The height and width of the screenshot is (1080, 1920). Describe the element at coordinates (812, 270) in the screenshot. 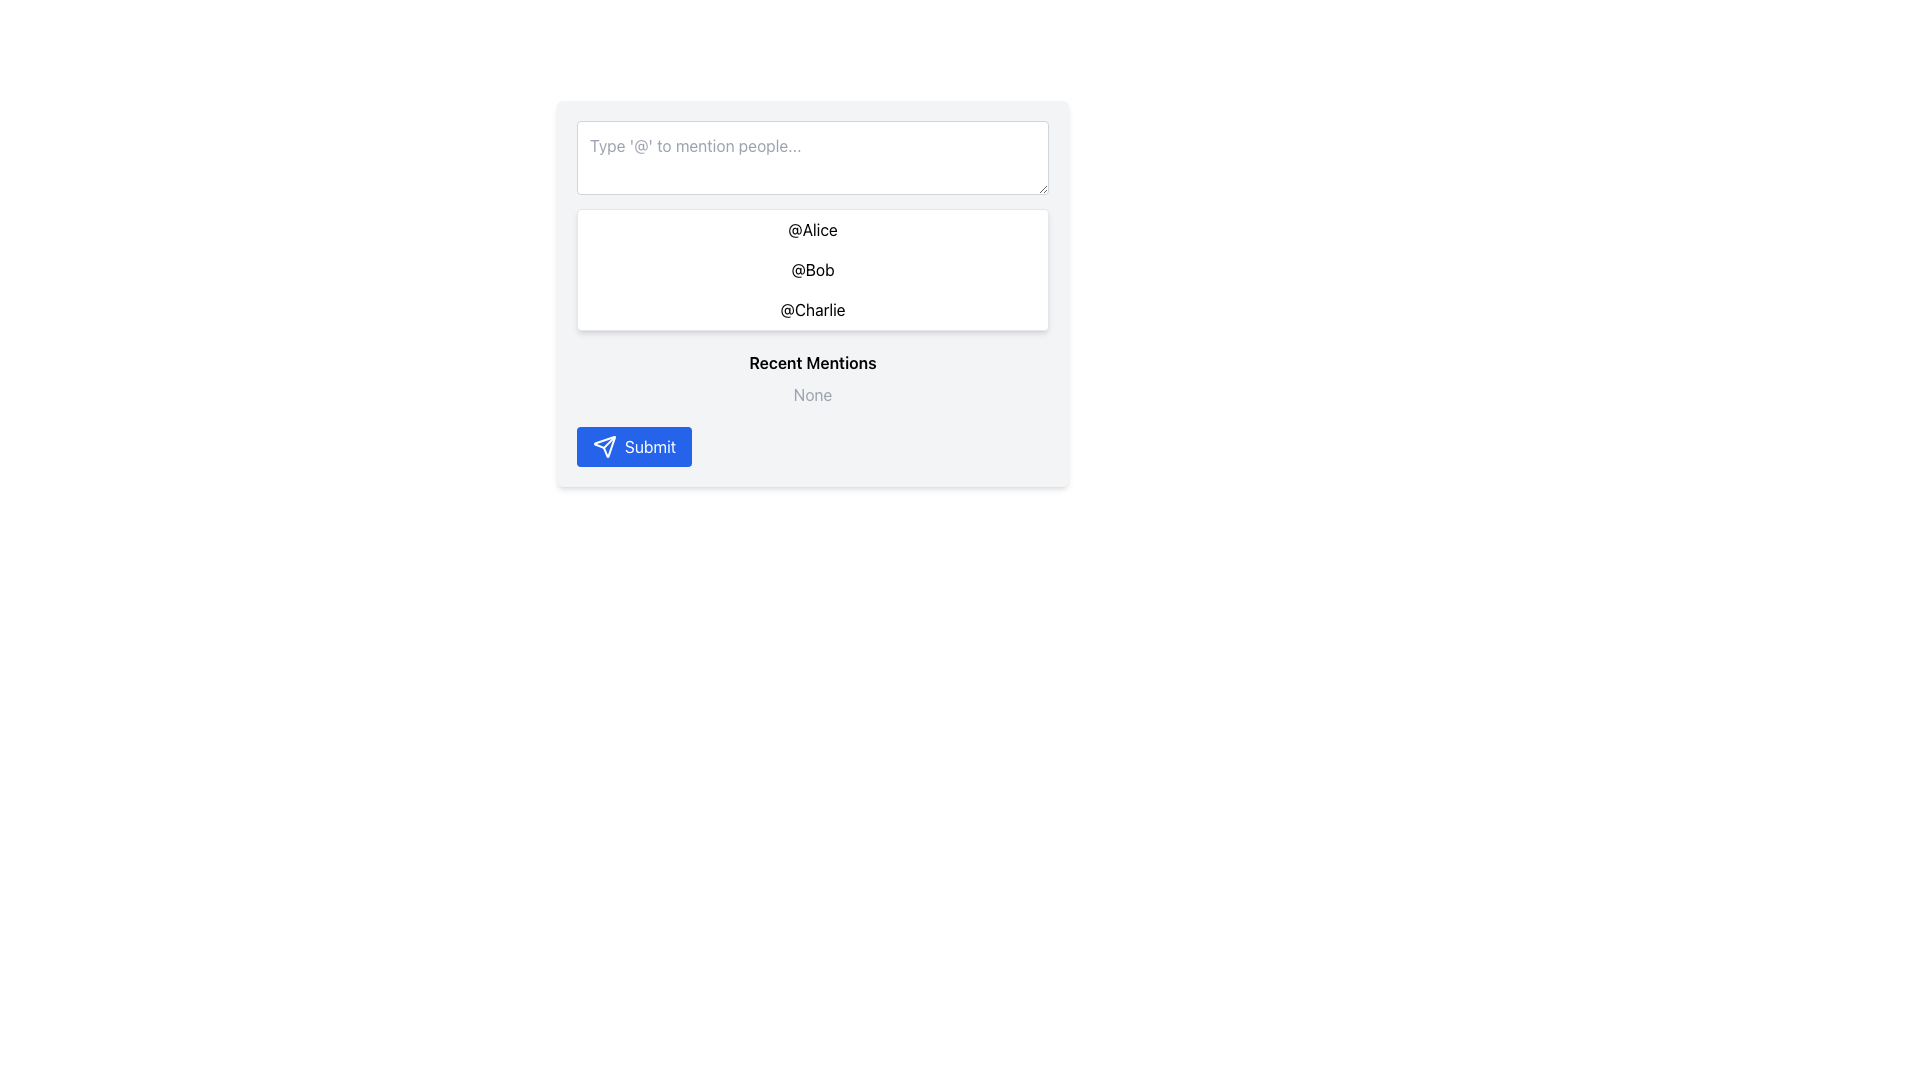

I see `the text list item displaying the username '@Bob'` at that location.